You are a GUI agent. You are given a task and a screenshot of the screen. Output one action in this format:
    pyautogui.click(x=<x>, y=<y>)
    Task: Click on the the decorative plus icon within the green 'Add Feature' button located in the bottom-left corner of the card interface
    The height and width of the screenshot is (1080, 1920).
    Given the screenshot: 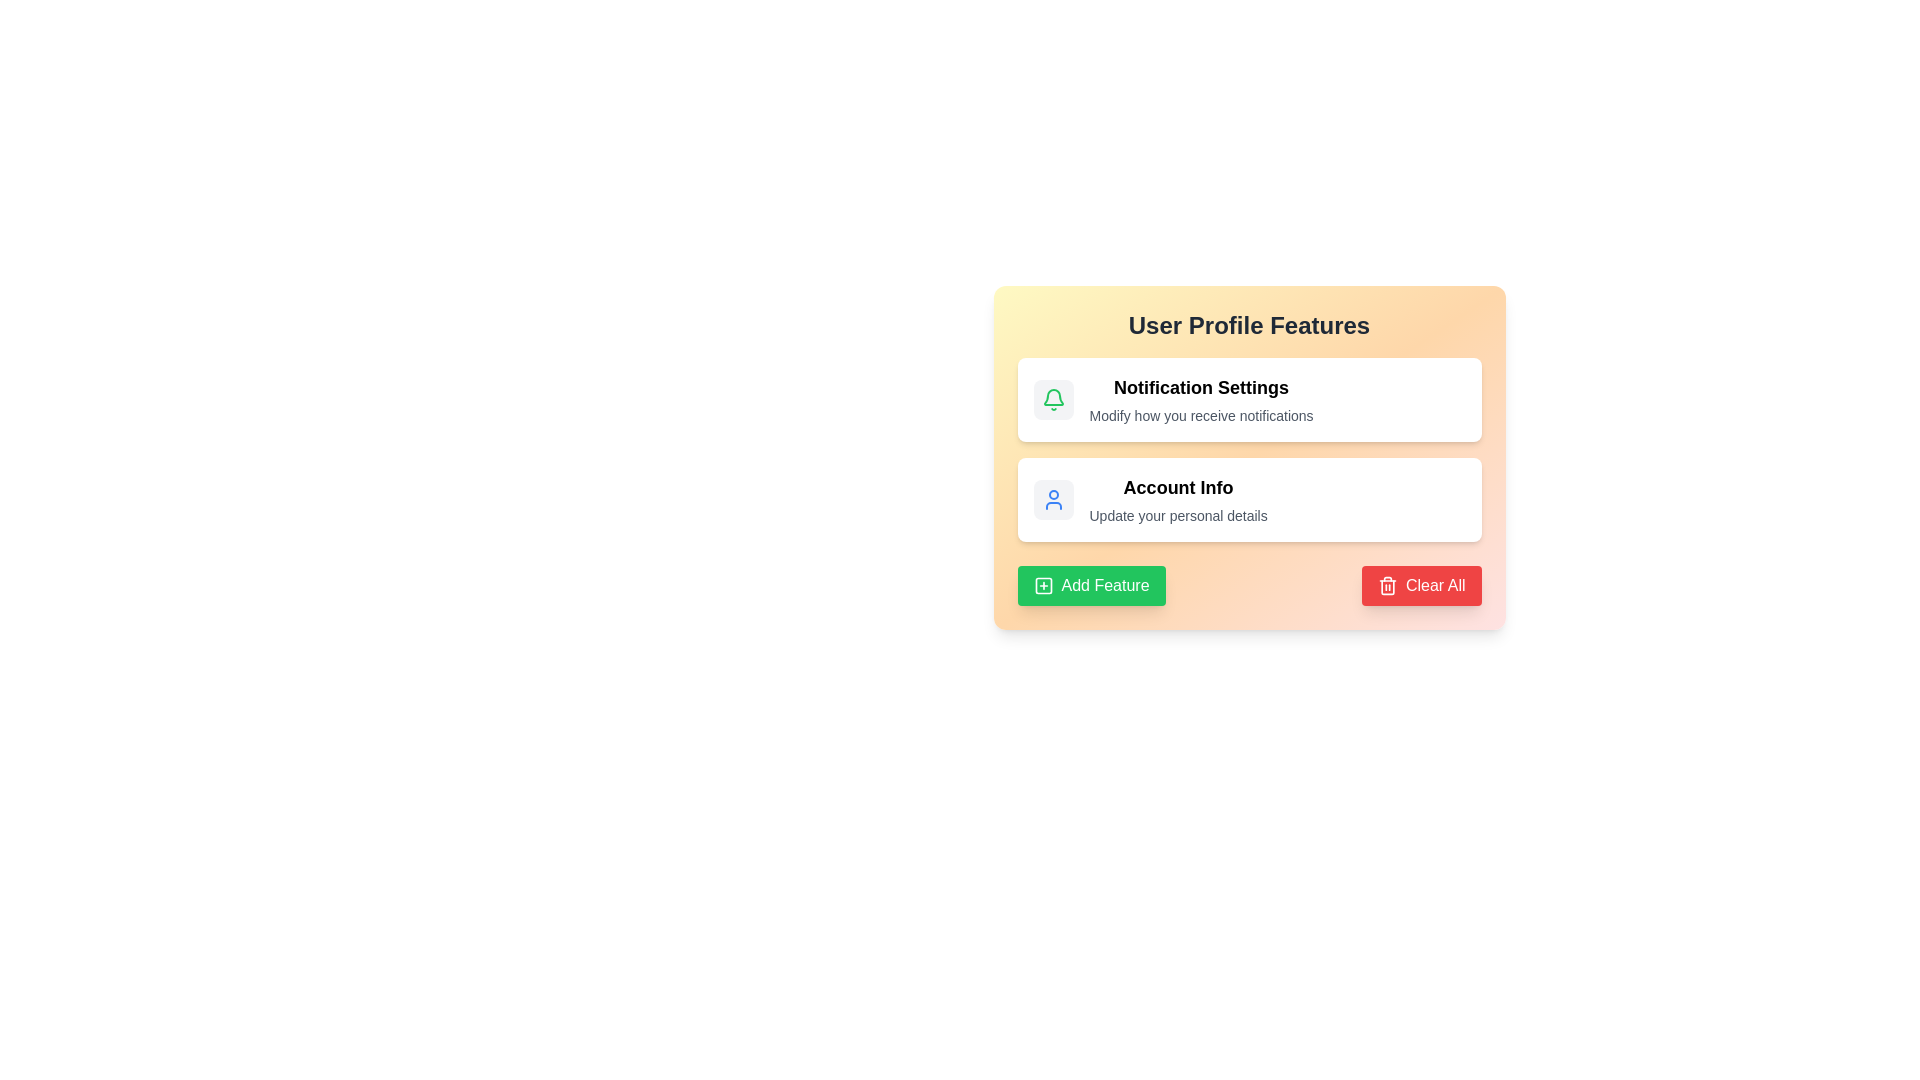 What is the action you would take?
    pyautogui.click(x=1042, y=585)
    